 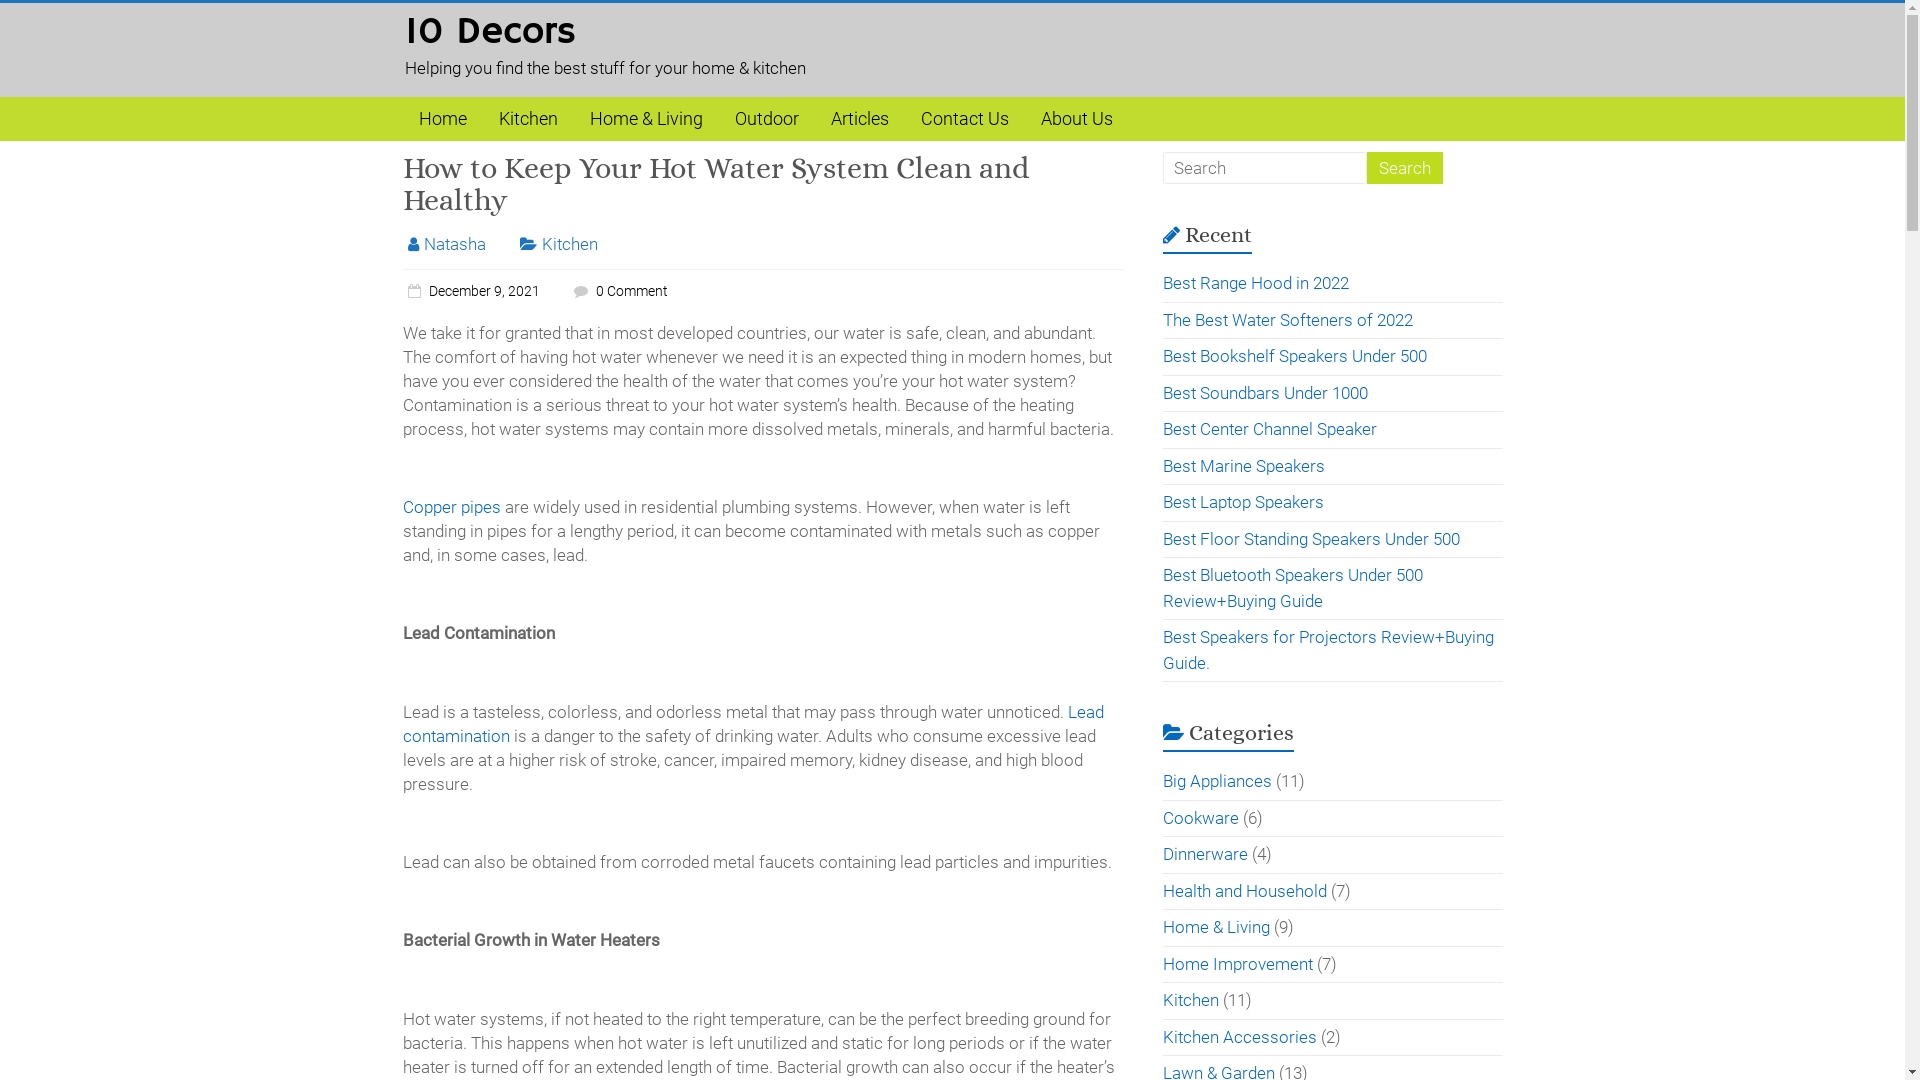 What do you see at coordinates (527, 119) in the screenshot?
I see `'Kitchen'` at bounding box center [527, 119].